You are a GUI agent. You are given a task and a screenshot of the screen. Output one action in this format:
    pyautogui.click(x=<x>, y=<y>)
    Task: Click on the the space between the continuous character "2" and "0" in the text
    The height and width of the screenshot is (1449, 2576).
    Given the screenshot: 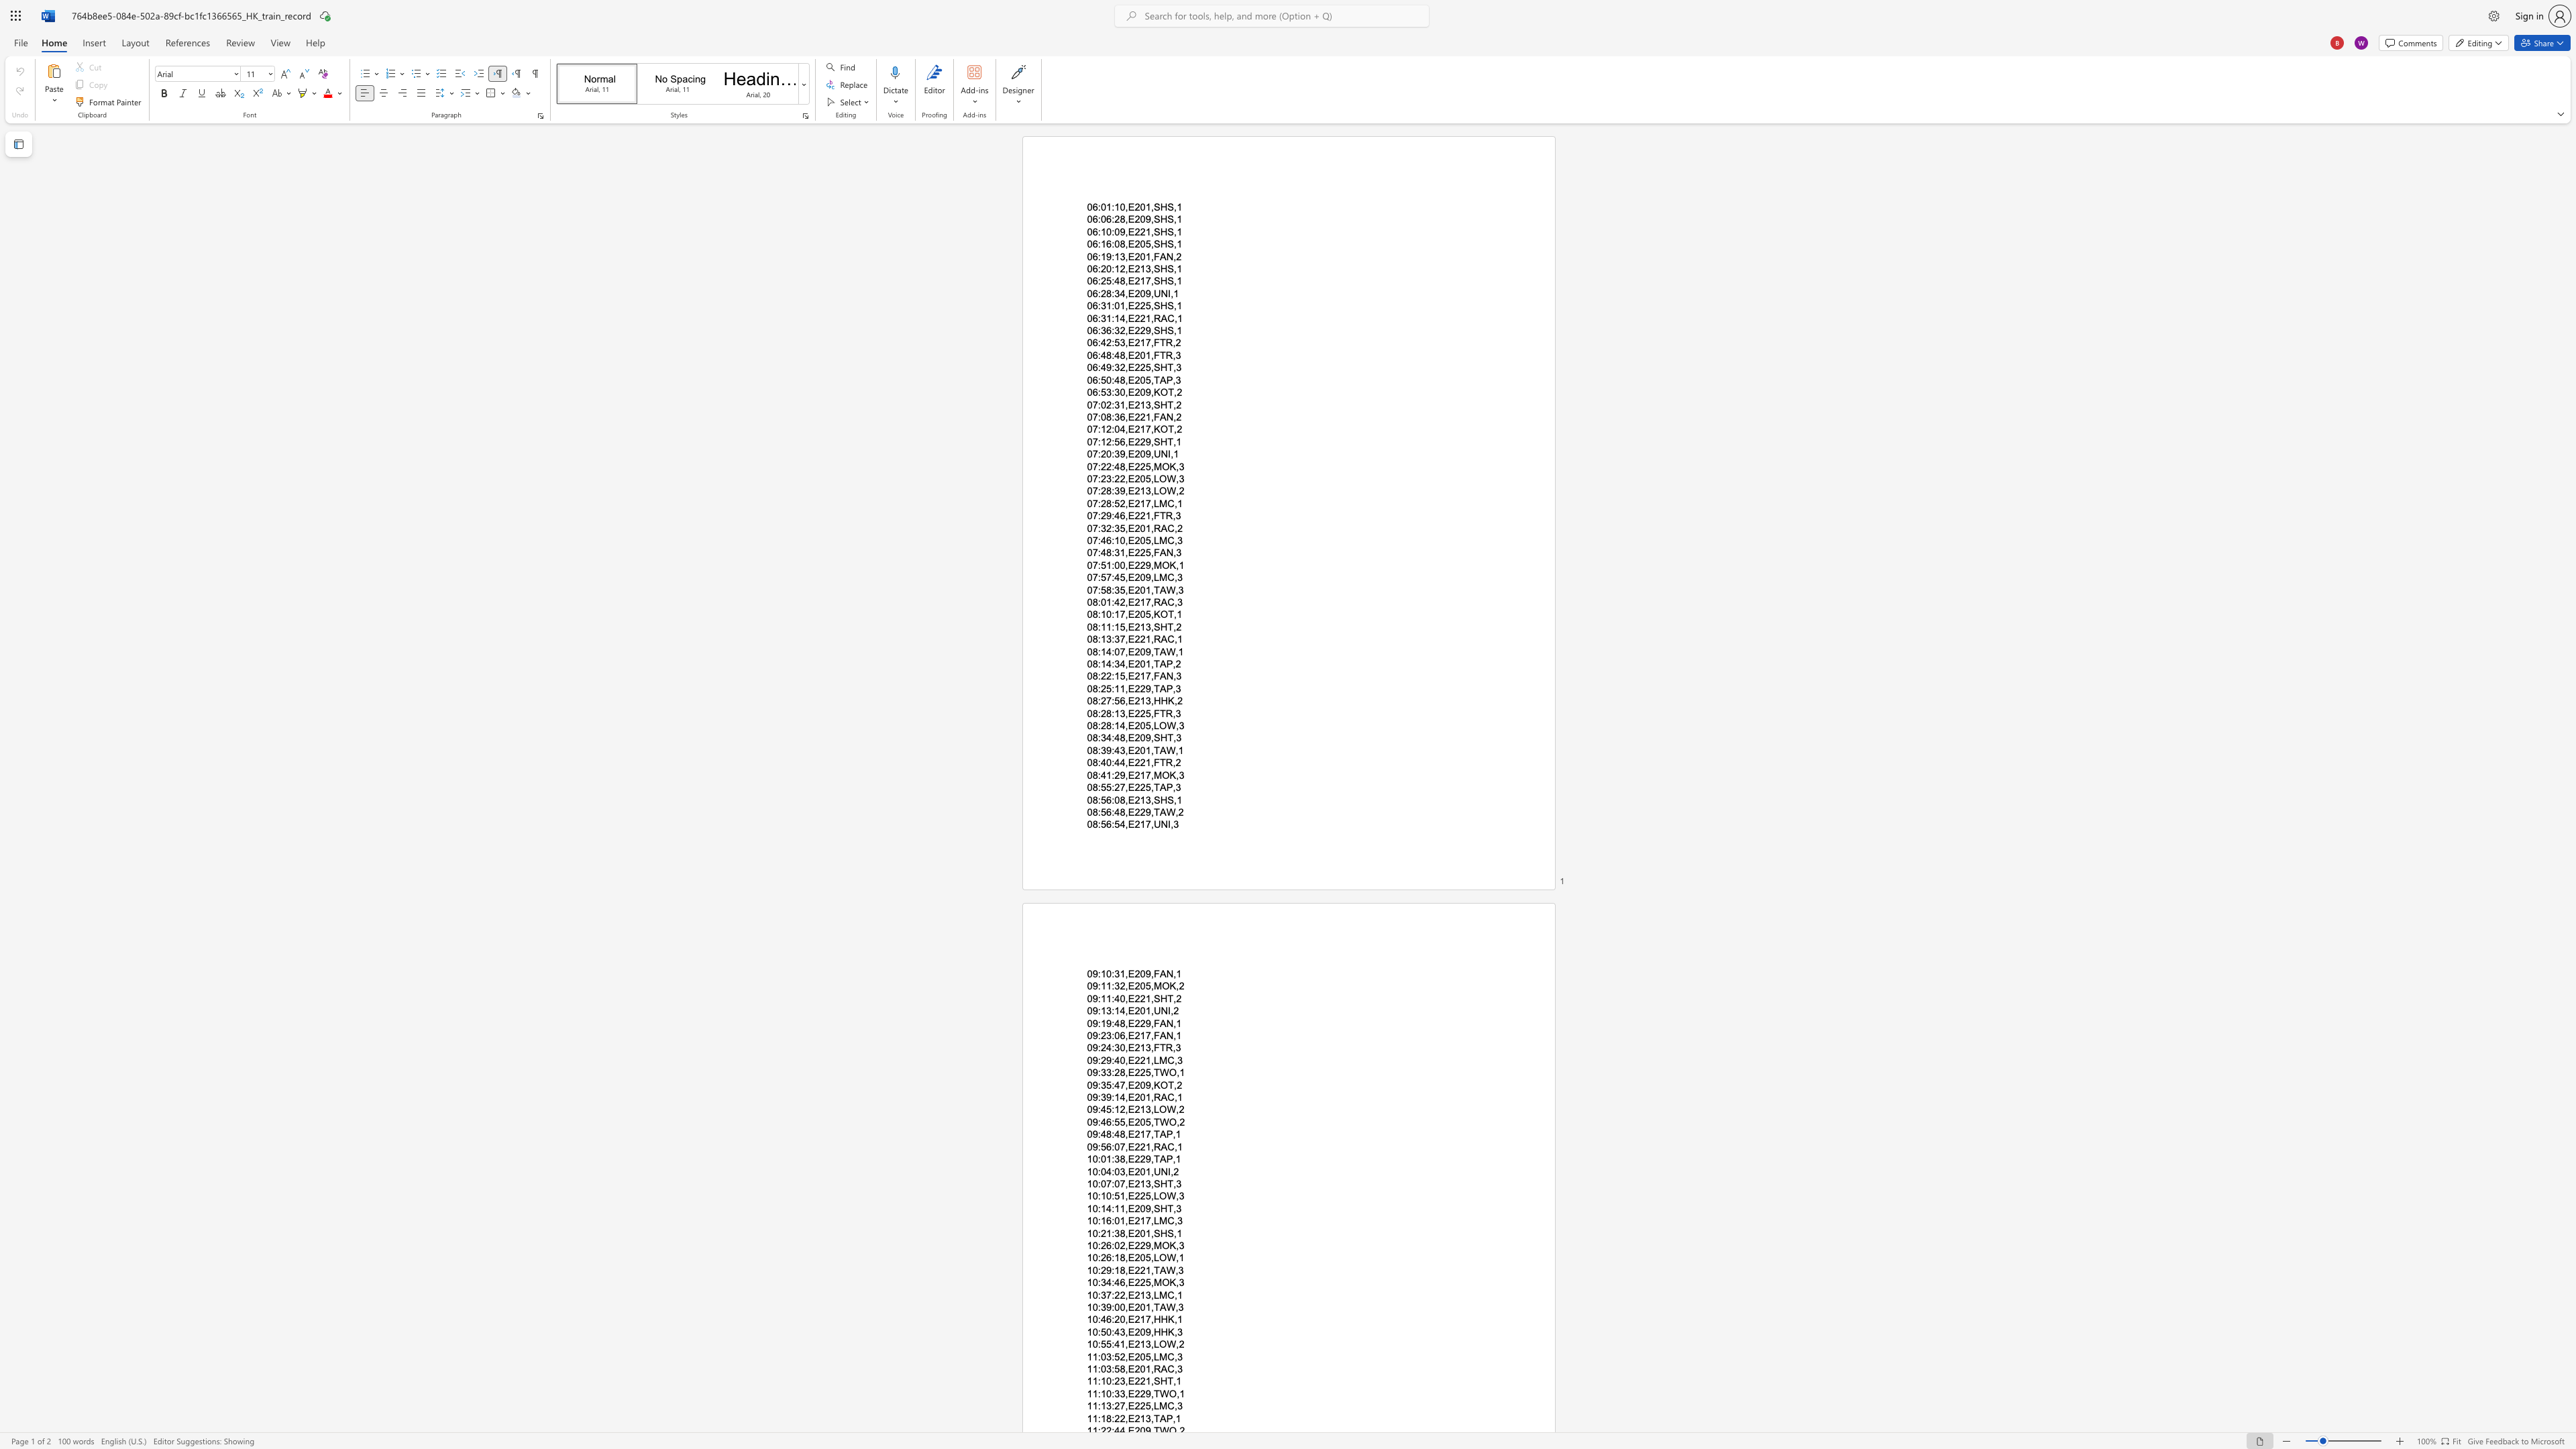 What is the action you would take?
    pyautogui.click(x=1138, y=527)
    